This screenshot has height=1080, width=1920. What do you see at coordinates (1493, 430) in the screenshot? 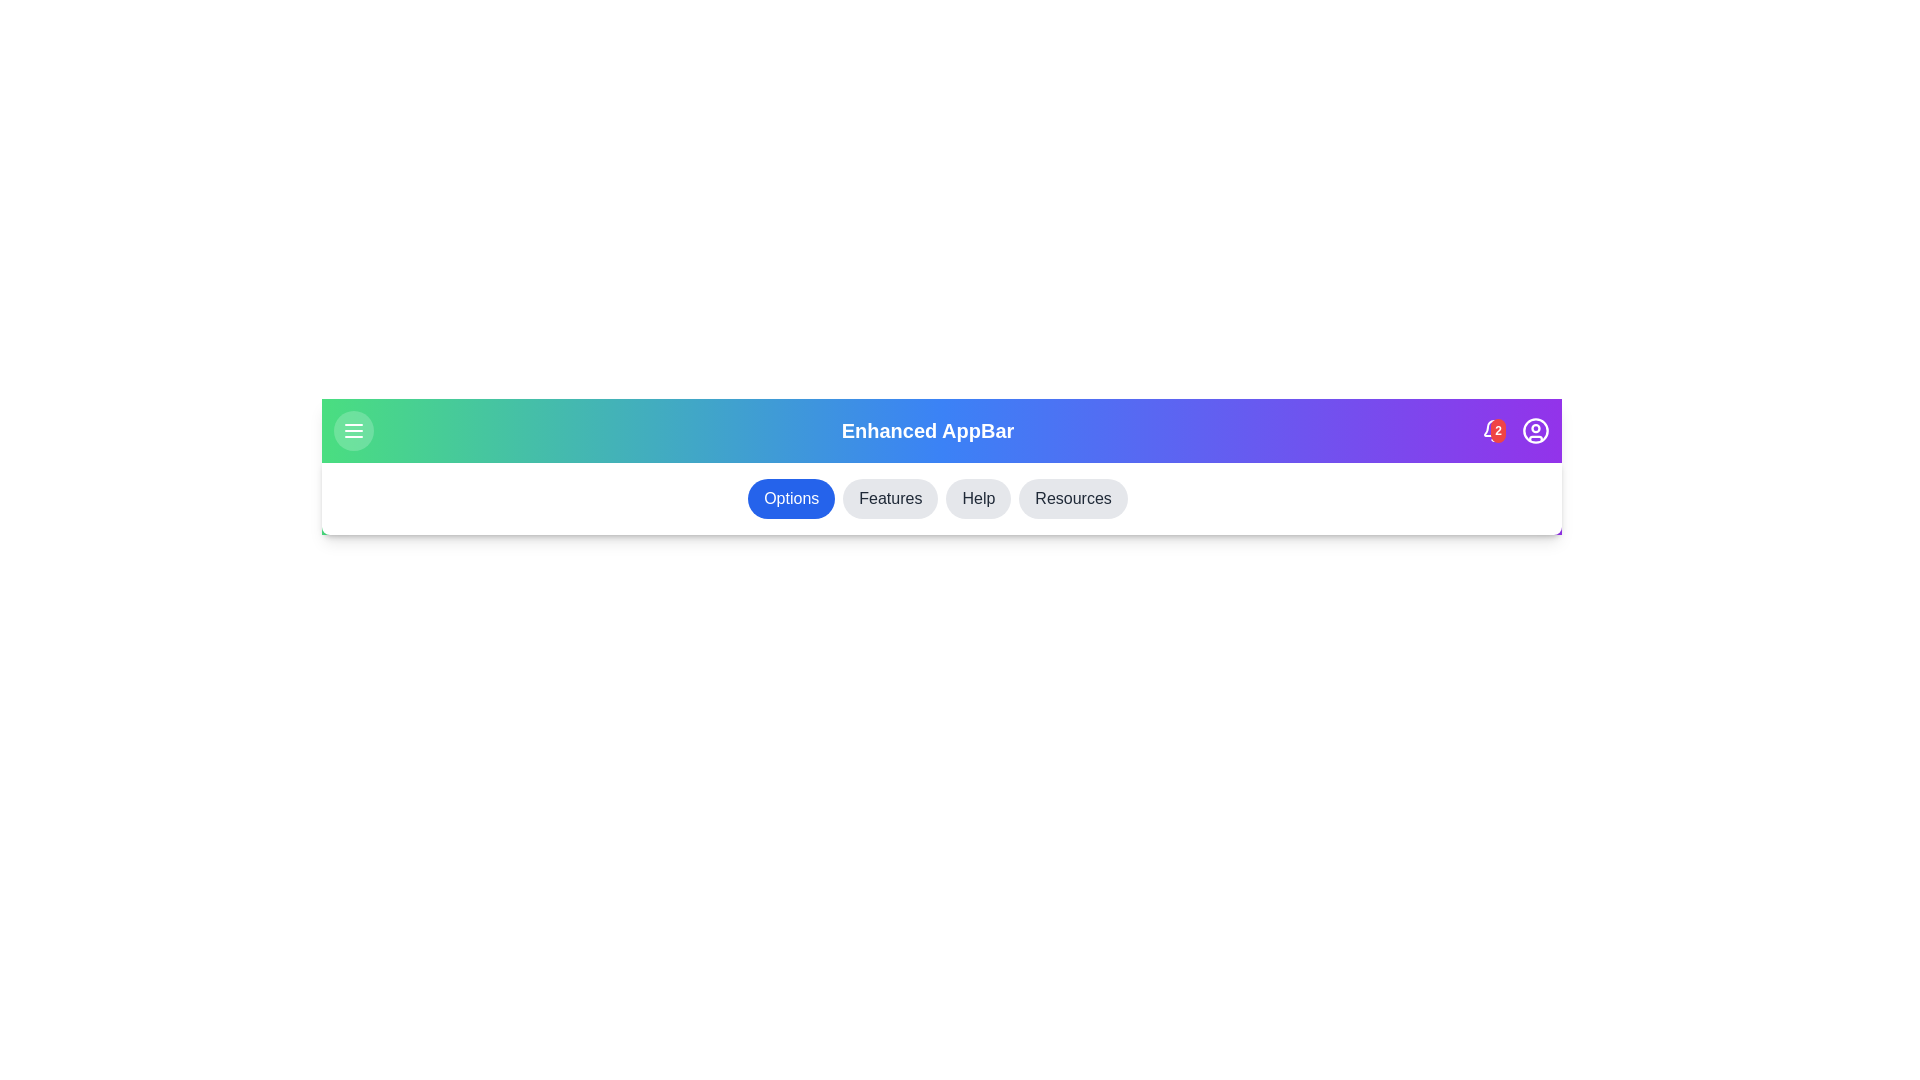
I see `the bell icon to open the notifications panel` at bounding box center [1493, 430].